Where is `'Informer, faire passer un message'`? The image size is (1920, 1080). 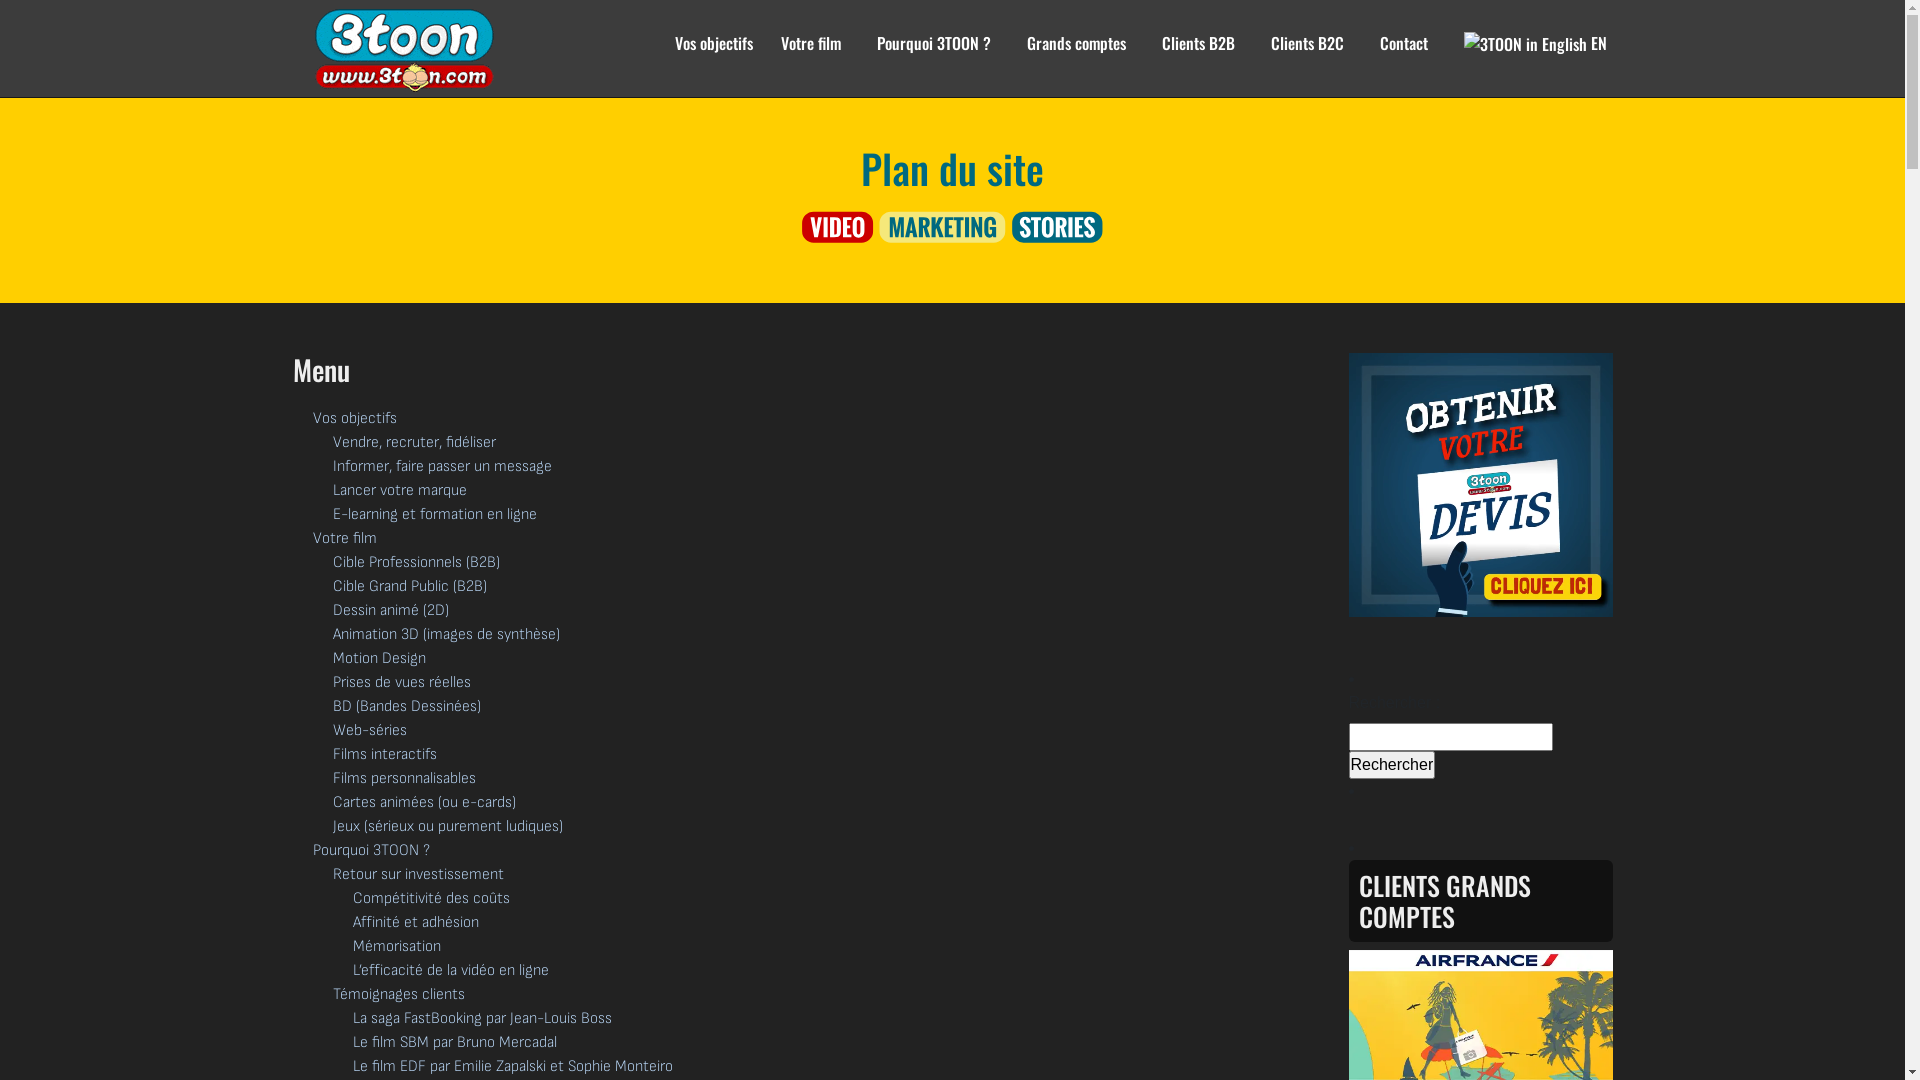
'Informer, faire passer un message' is located at coordinates (331, 466).